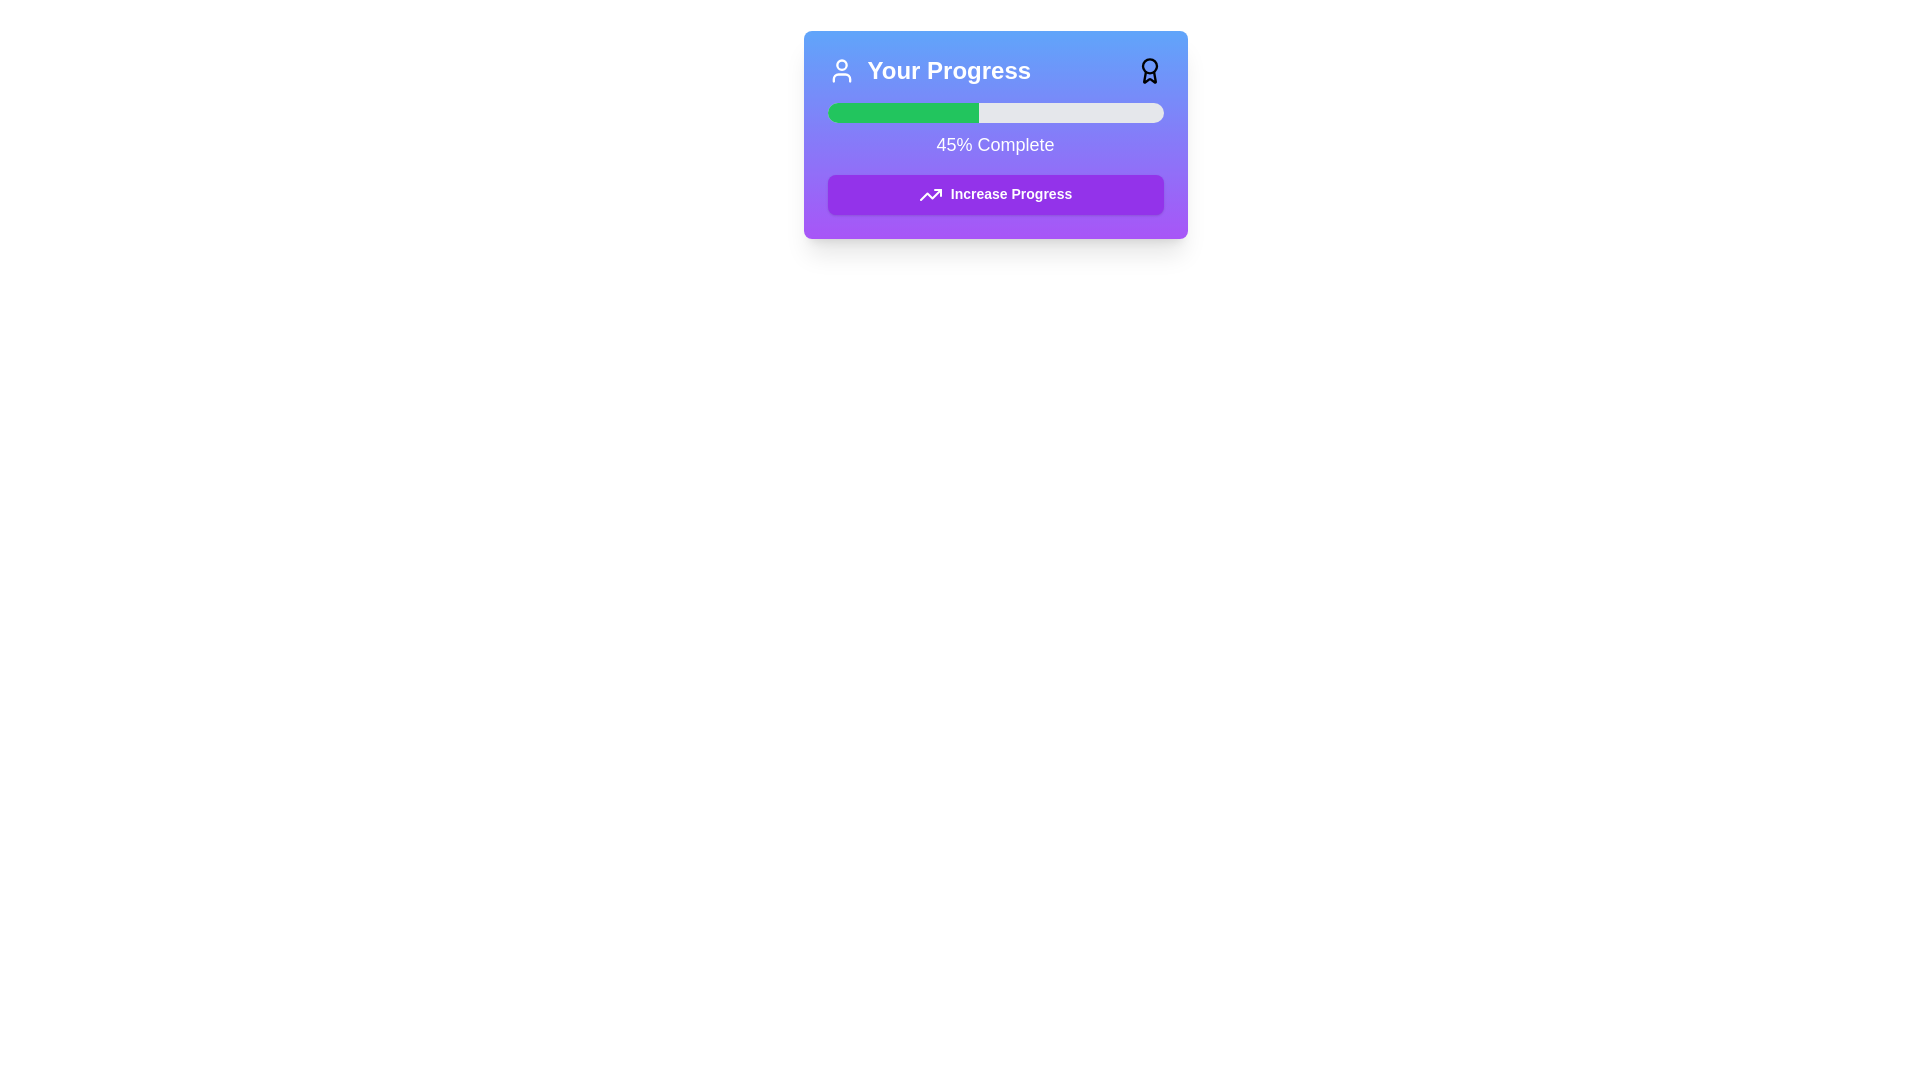 The height and width of the screenshot is (1080, 1920). What do you see at coordinates (841, 69) in the screenshot?
I see `the user profile icon, which is a circular white outline located in the blue header bar at the top-left corner, next to the 'Your Progress' text` at bounding box center [841, 69].